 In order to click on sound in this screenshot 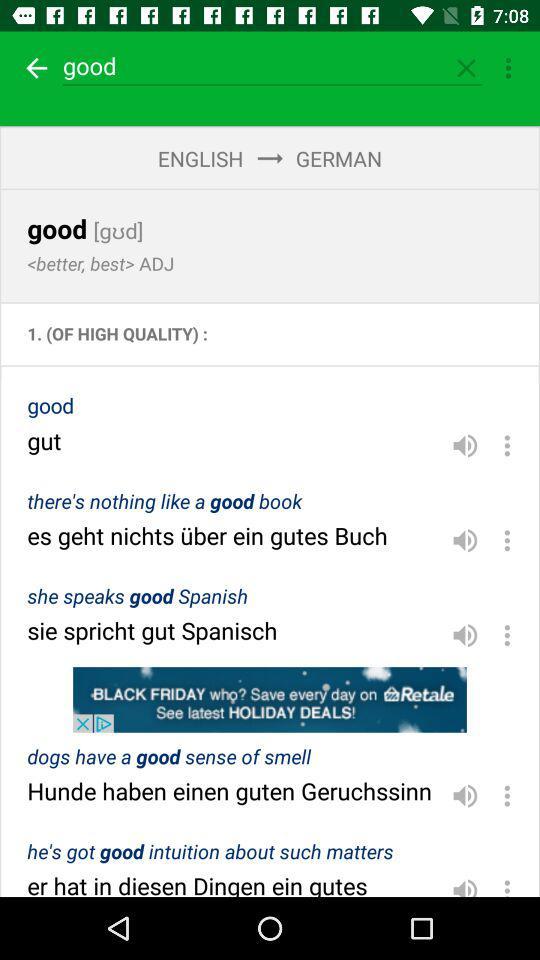, I will do `click(465, 539)`.